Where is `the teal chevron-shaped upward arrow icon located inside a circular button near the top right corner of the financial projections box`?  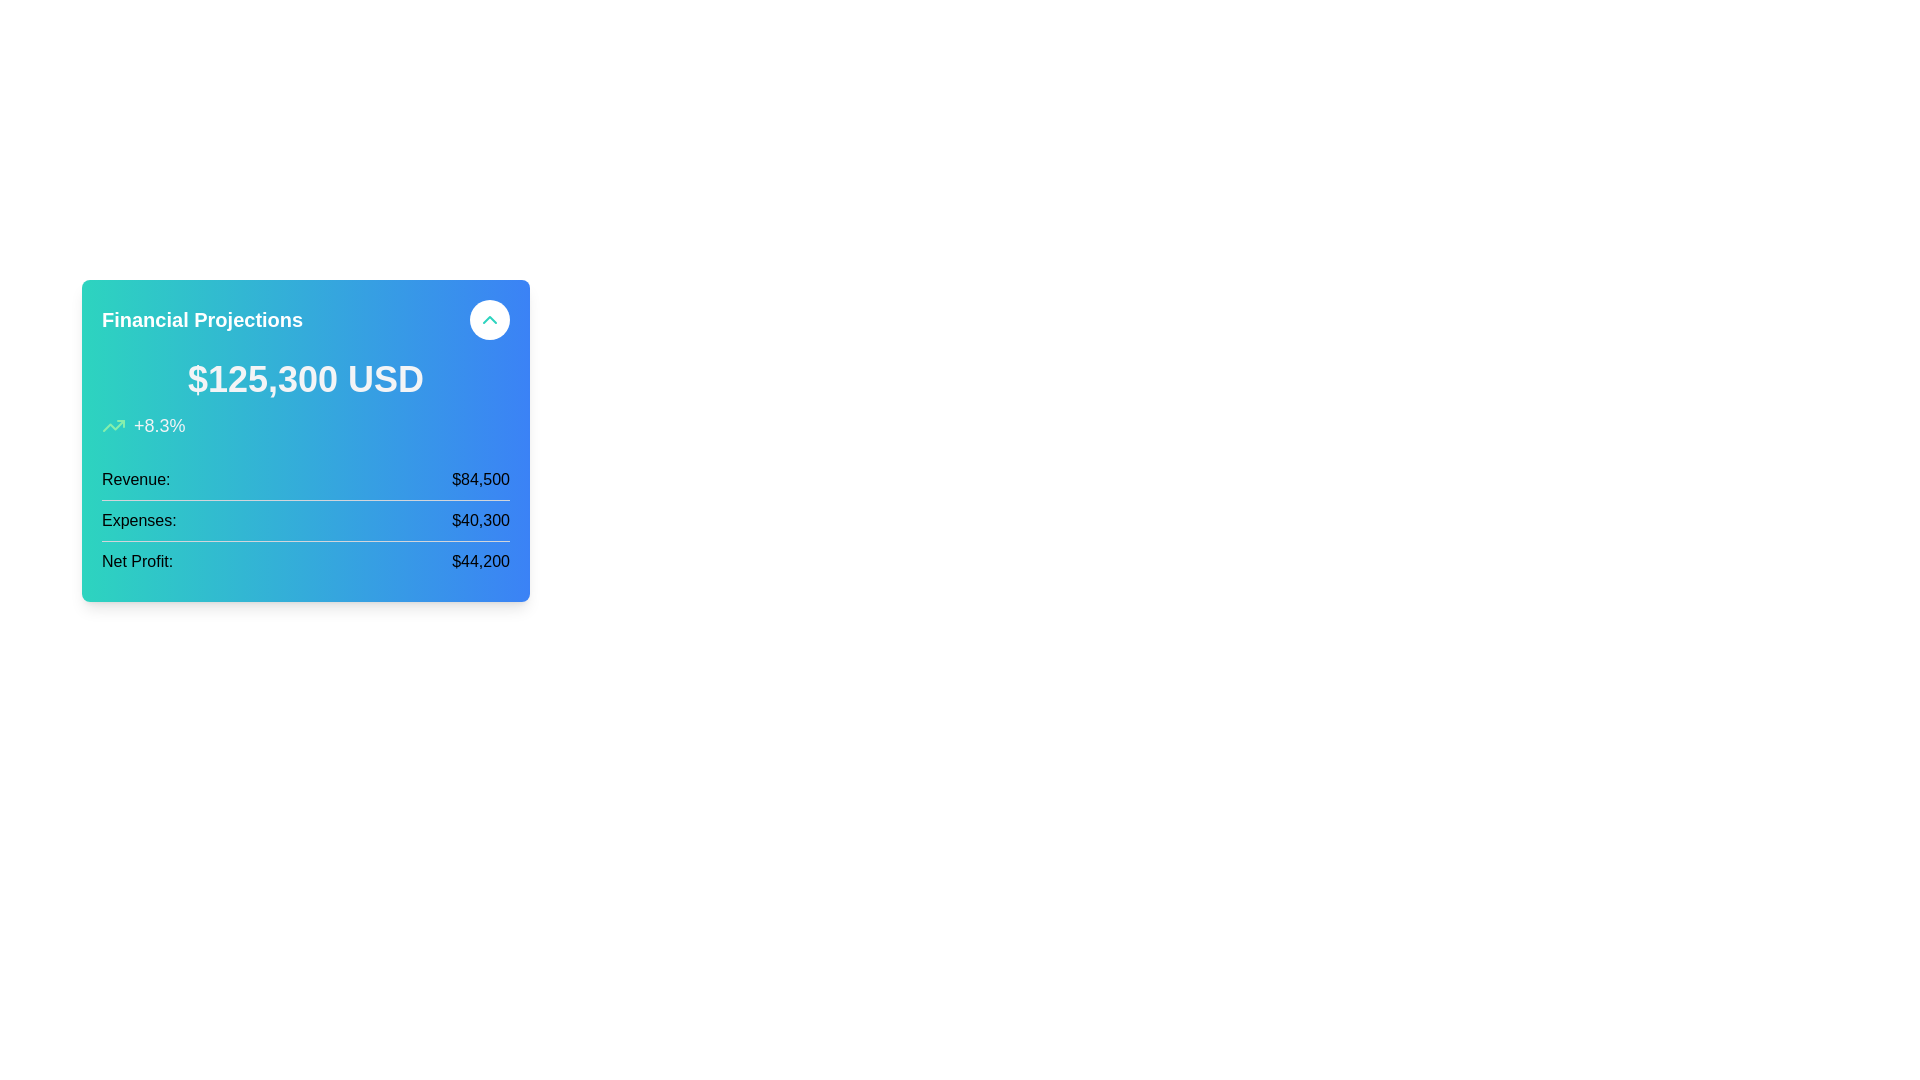 the teal chevron-shaped upward arrow icon located inside a circular button near the top right corner of the financial projections box is located at coordinates (489, 319).